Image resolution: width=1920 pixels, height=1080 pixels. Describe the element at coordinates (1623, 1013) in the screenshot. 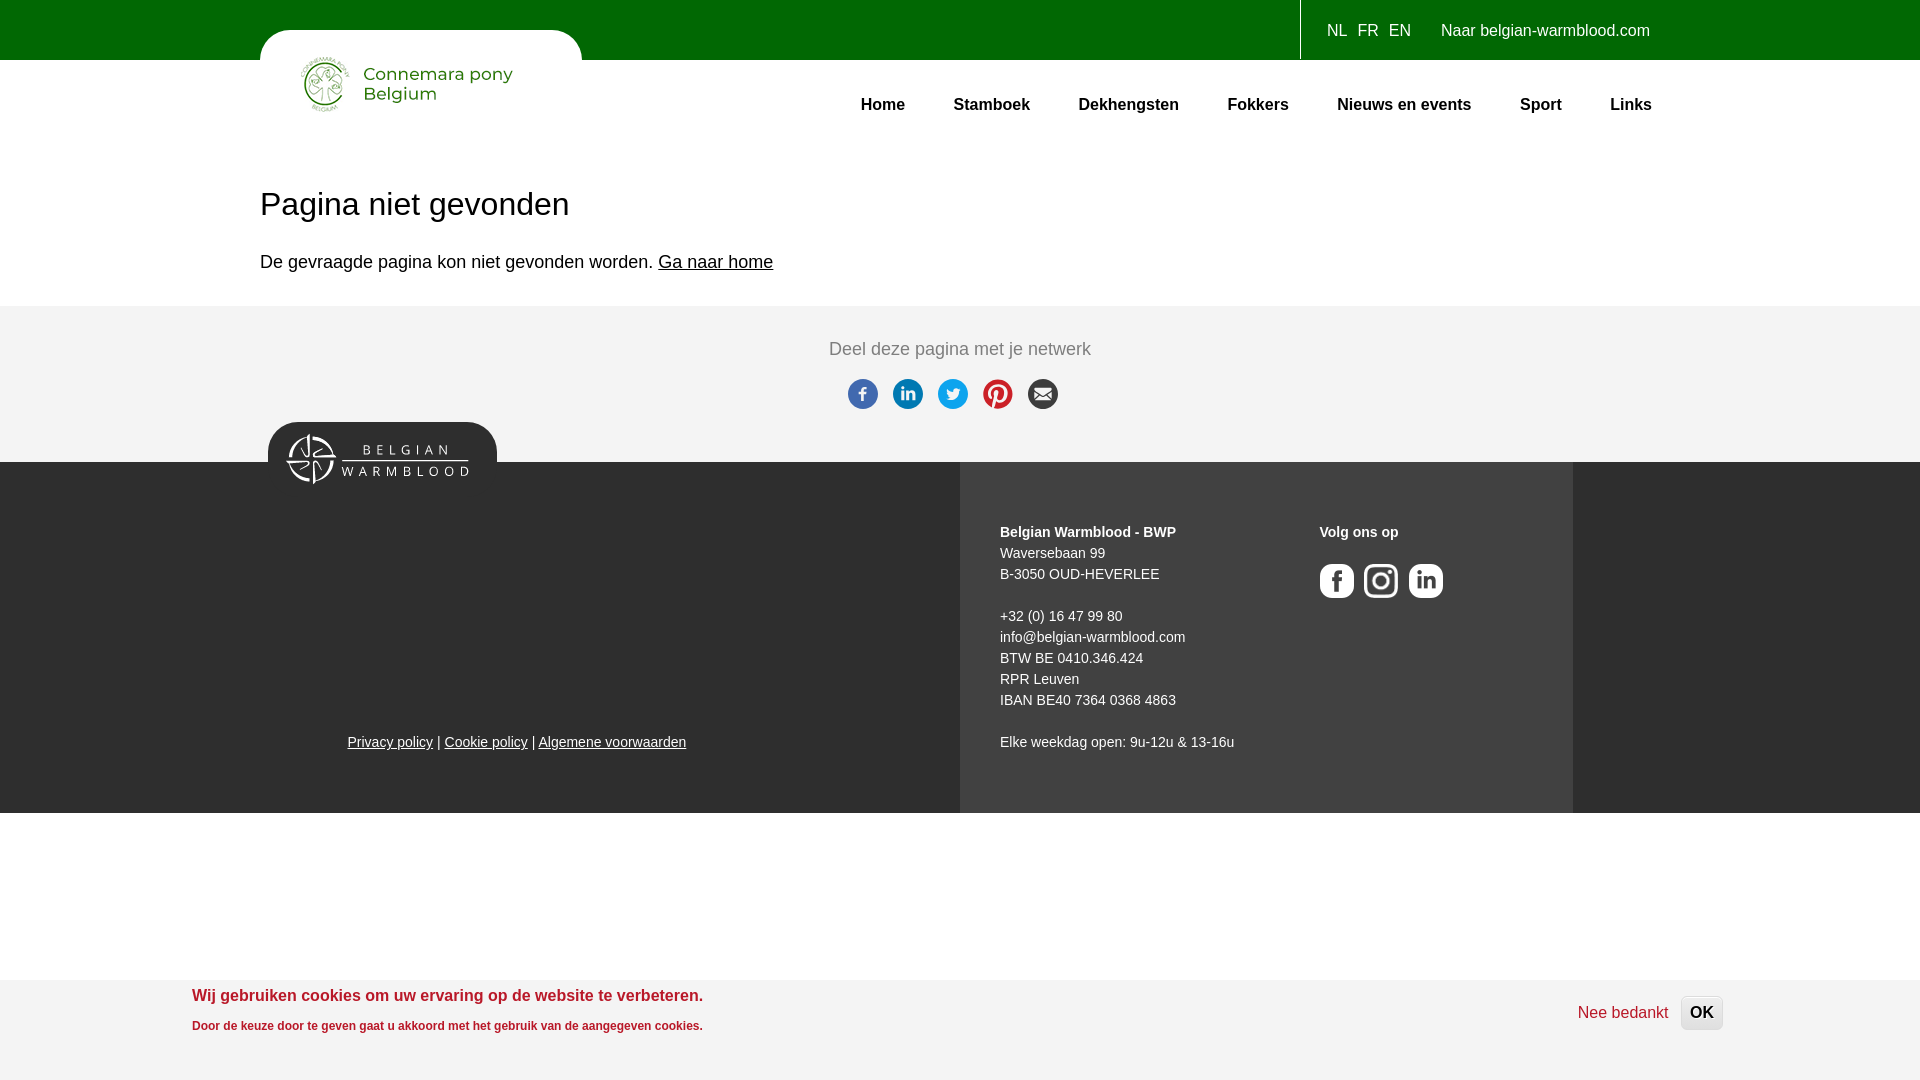

I see `'Nee bedankt'` at that location.